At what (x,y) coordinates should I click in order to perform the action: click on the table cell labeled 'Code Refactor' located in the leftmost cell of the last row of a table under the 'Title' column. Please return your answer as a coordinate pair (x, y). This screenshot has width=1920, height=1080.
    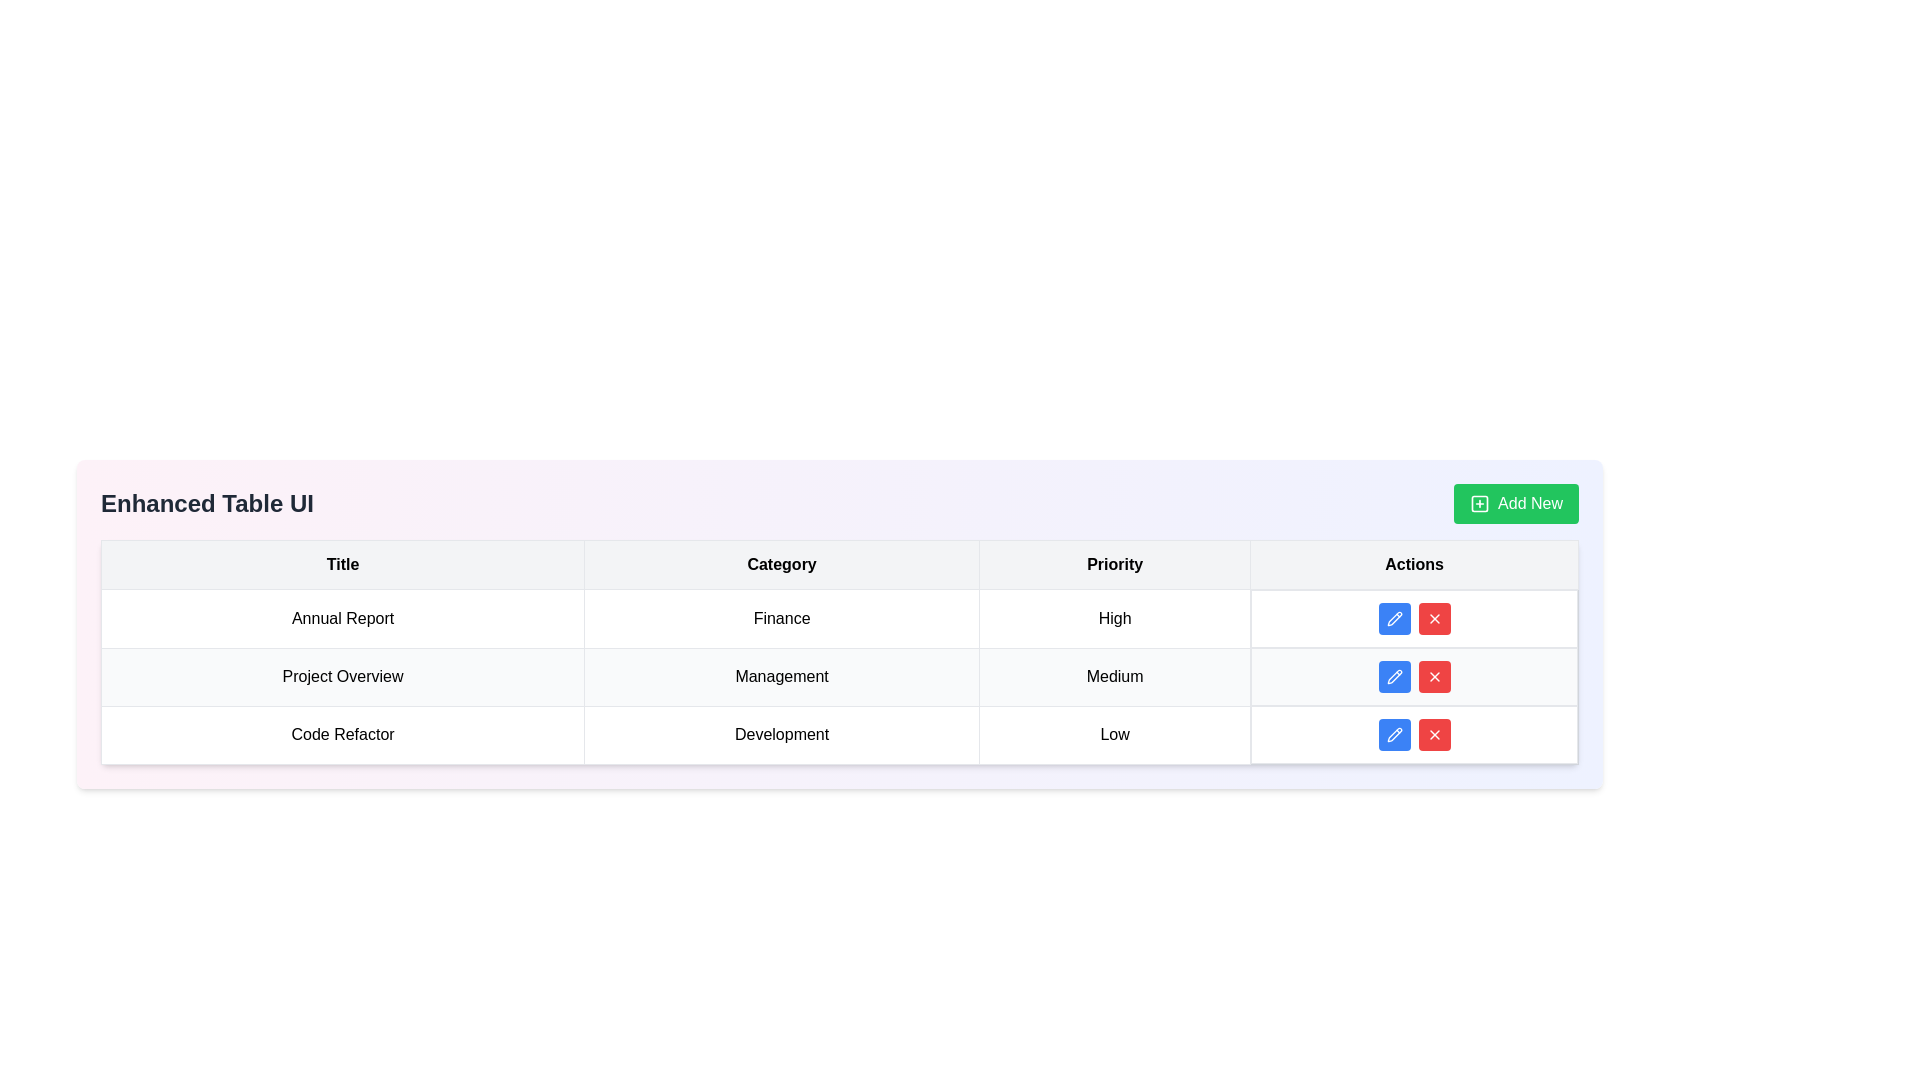
    Looking at the image, I should click on (343, 735).